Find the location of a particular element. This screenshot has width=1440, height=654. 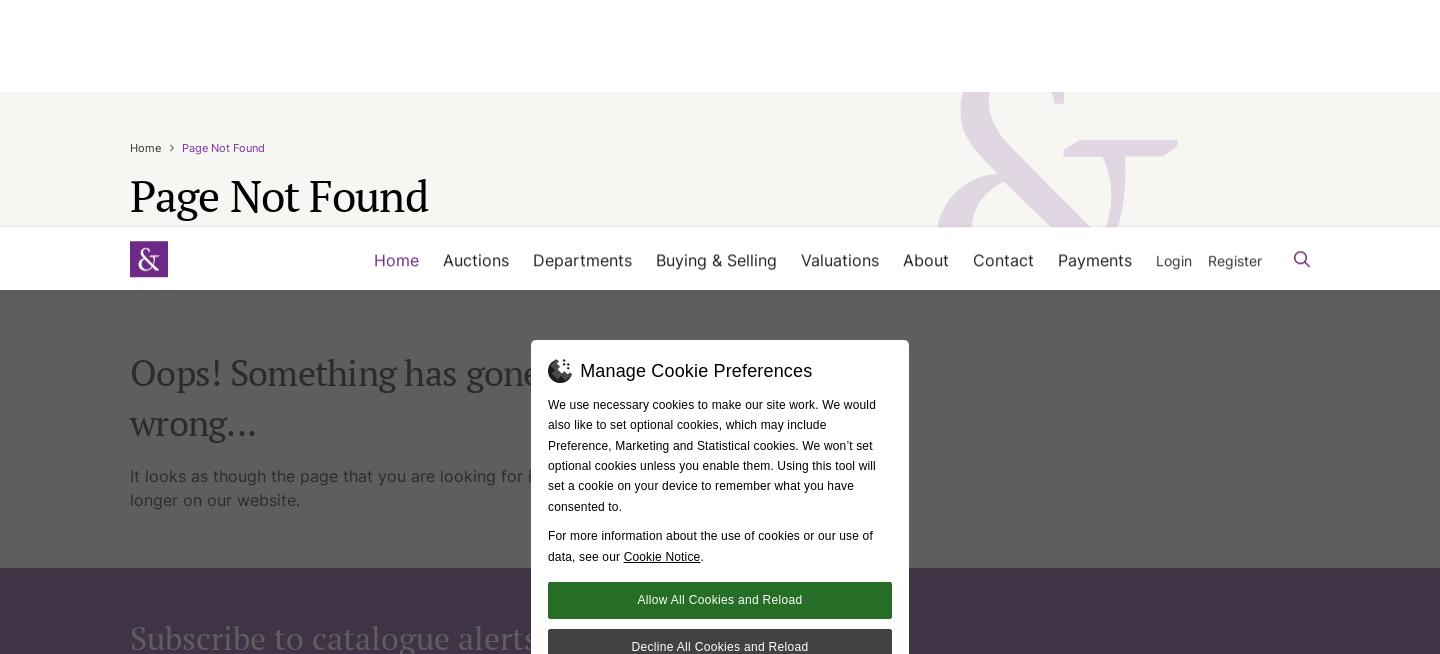

'Oops! Something has gone wrong...' is located at coordinates (334, 107).